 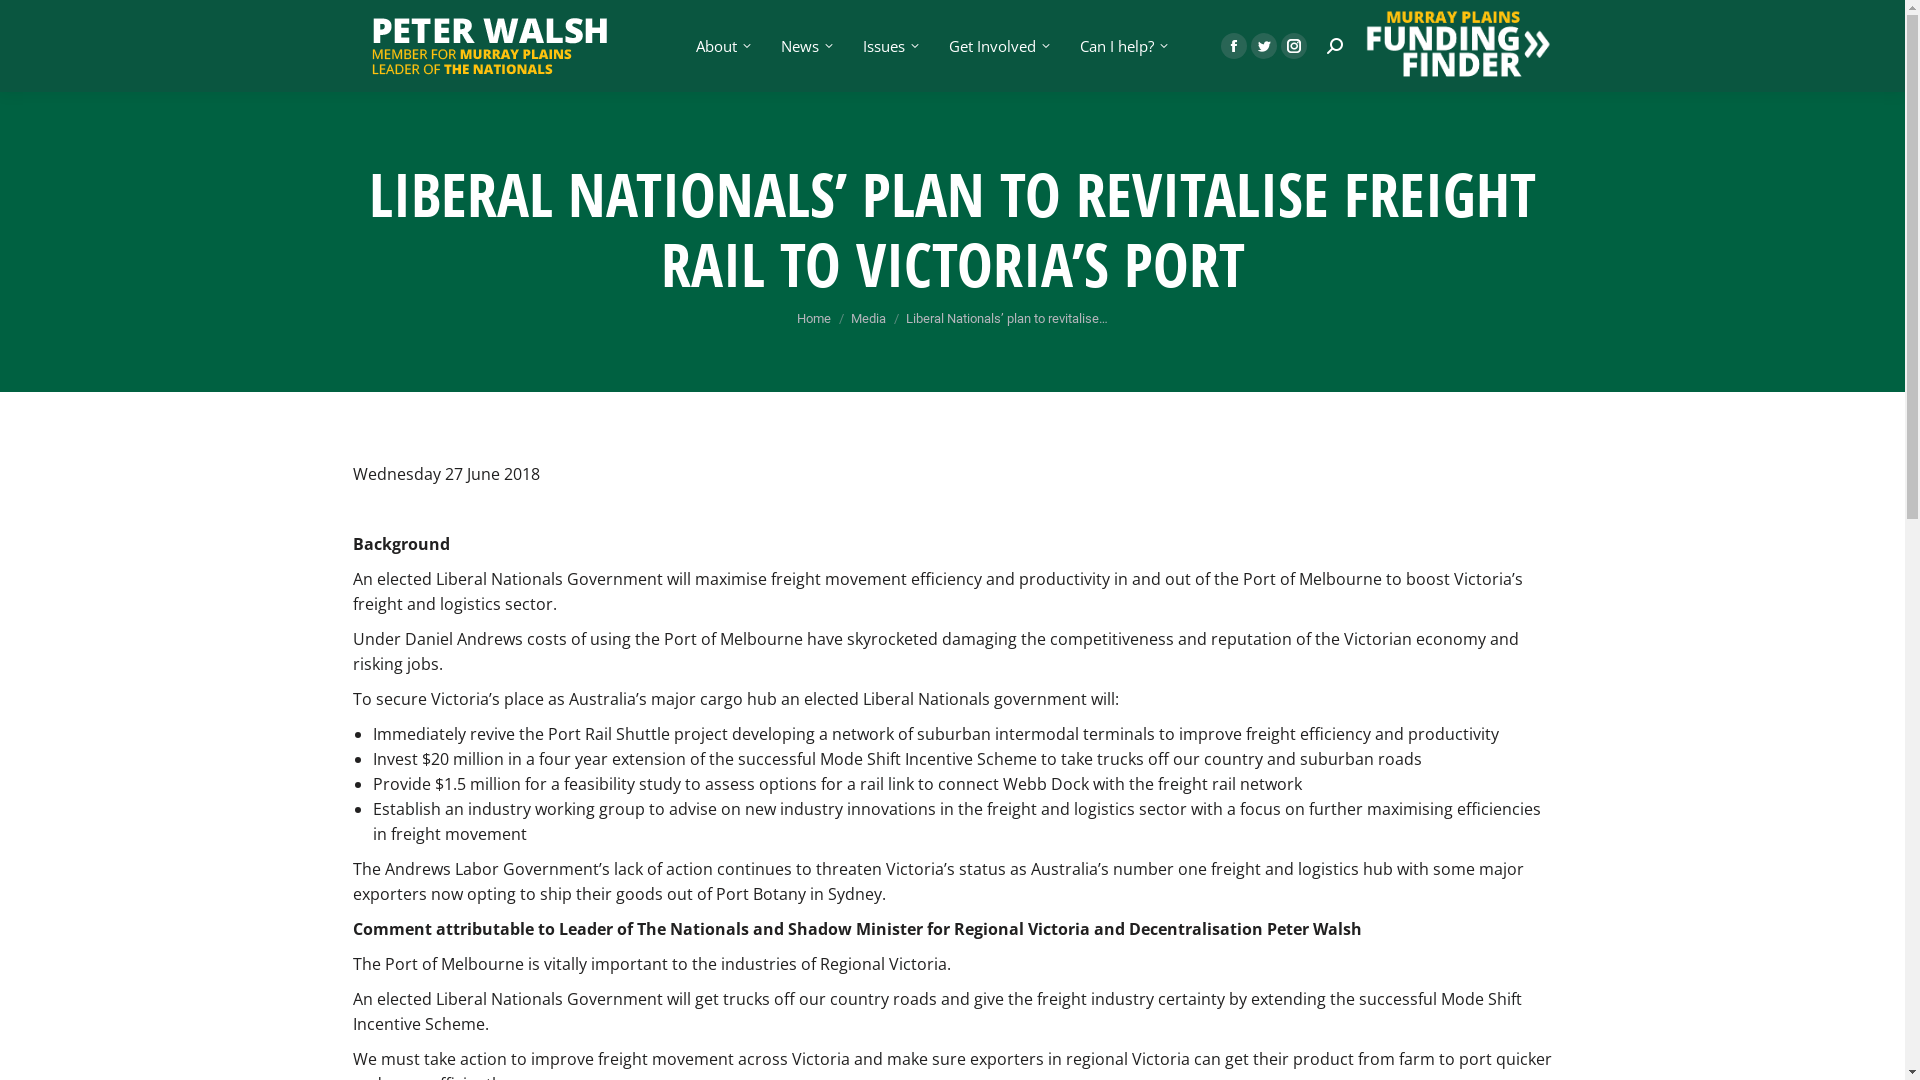 What do you see at coordinates (1292, 45) in the screenshot?
I see `'Instagram page opens in new window'` at bounding box center [1292, 45].